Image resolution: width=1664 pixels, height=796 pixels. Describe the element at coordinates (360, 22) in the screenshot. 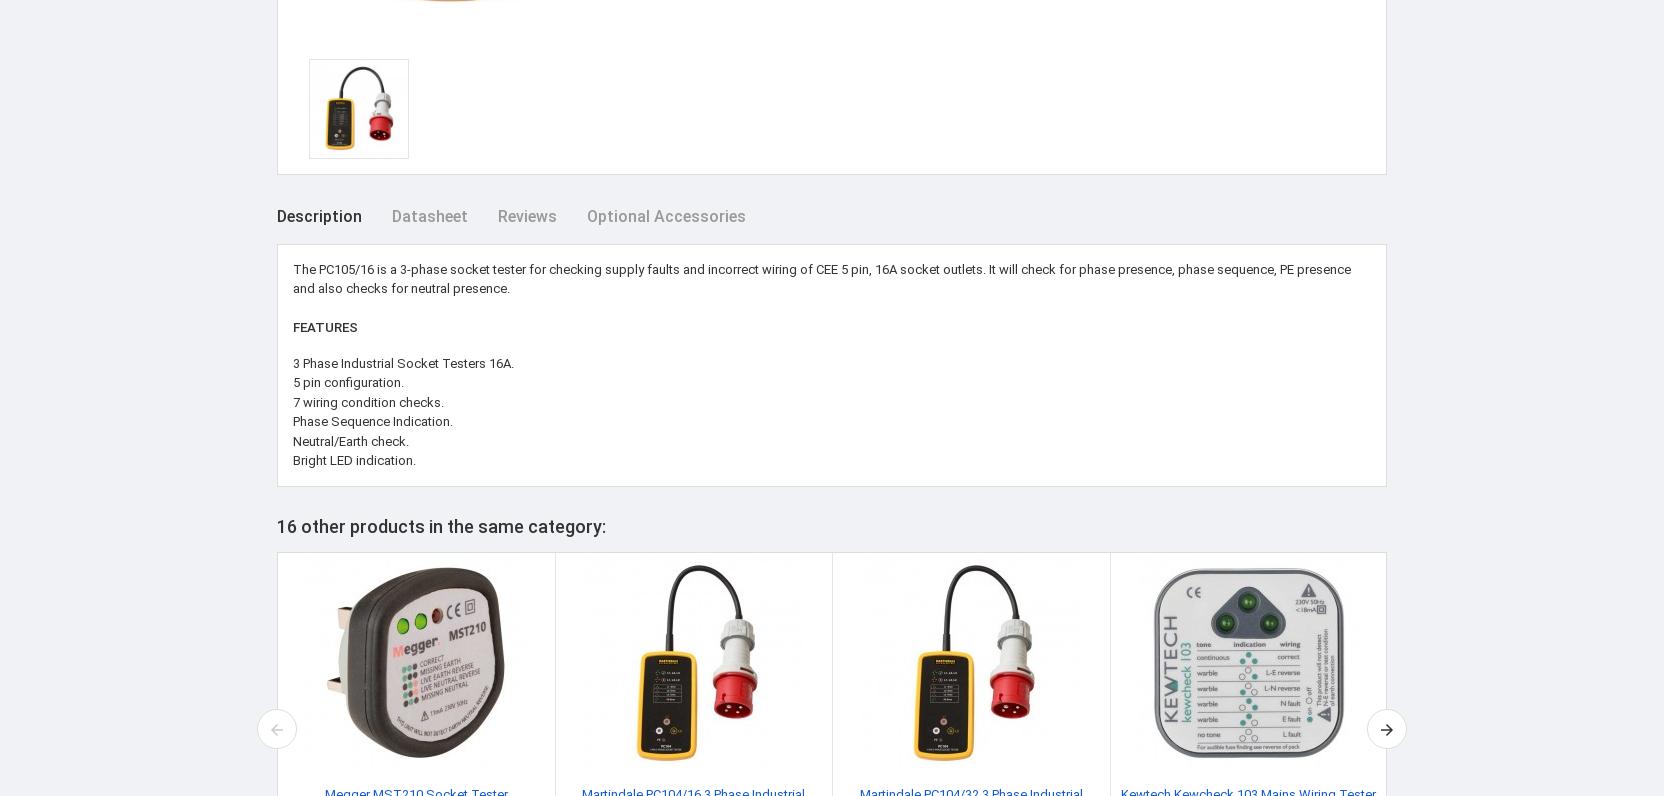

I see `'Ex-Demo & Clearance'` at that location.